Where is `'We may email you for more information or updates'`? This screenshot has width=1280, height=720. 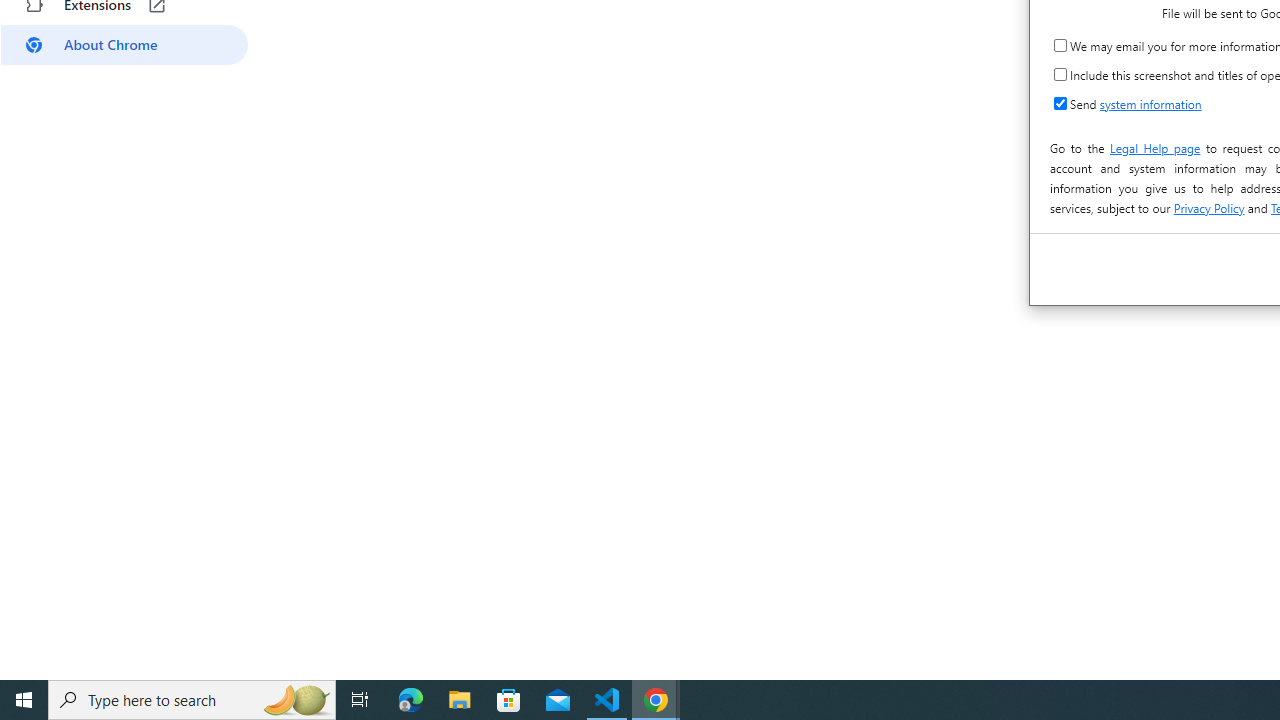
'We may email you for more information or updates' is located at coordinates (1059, 45).